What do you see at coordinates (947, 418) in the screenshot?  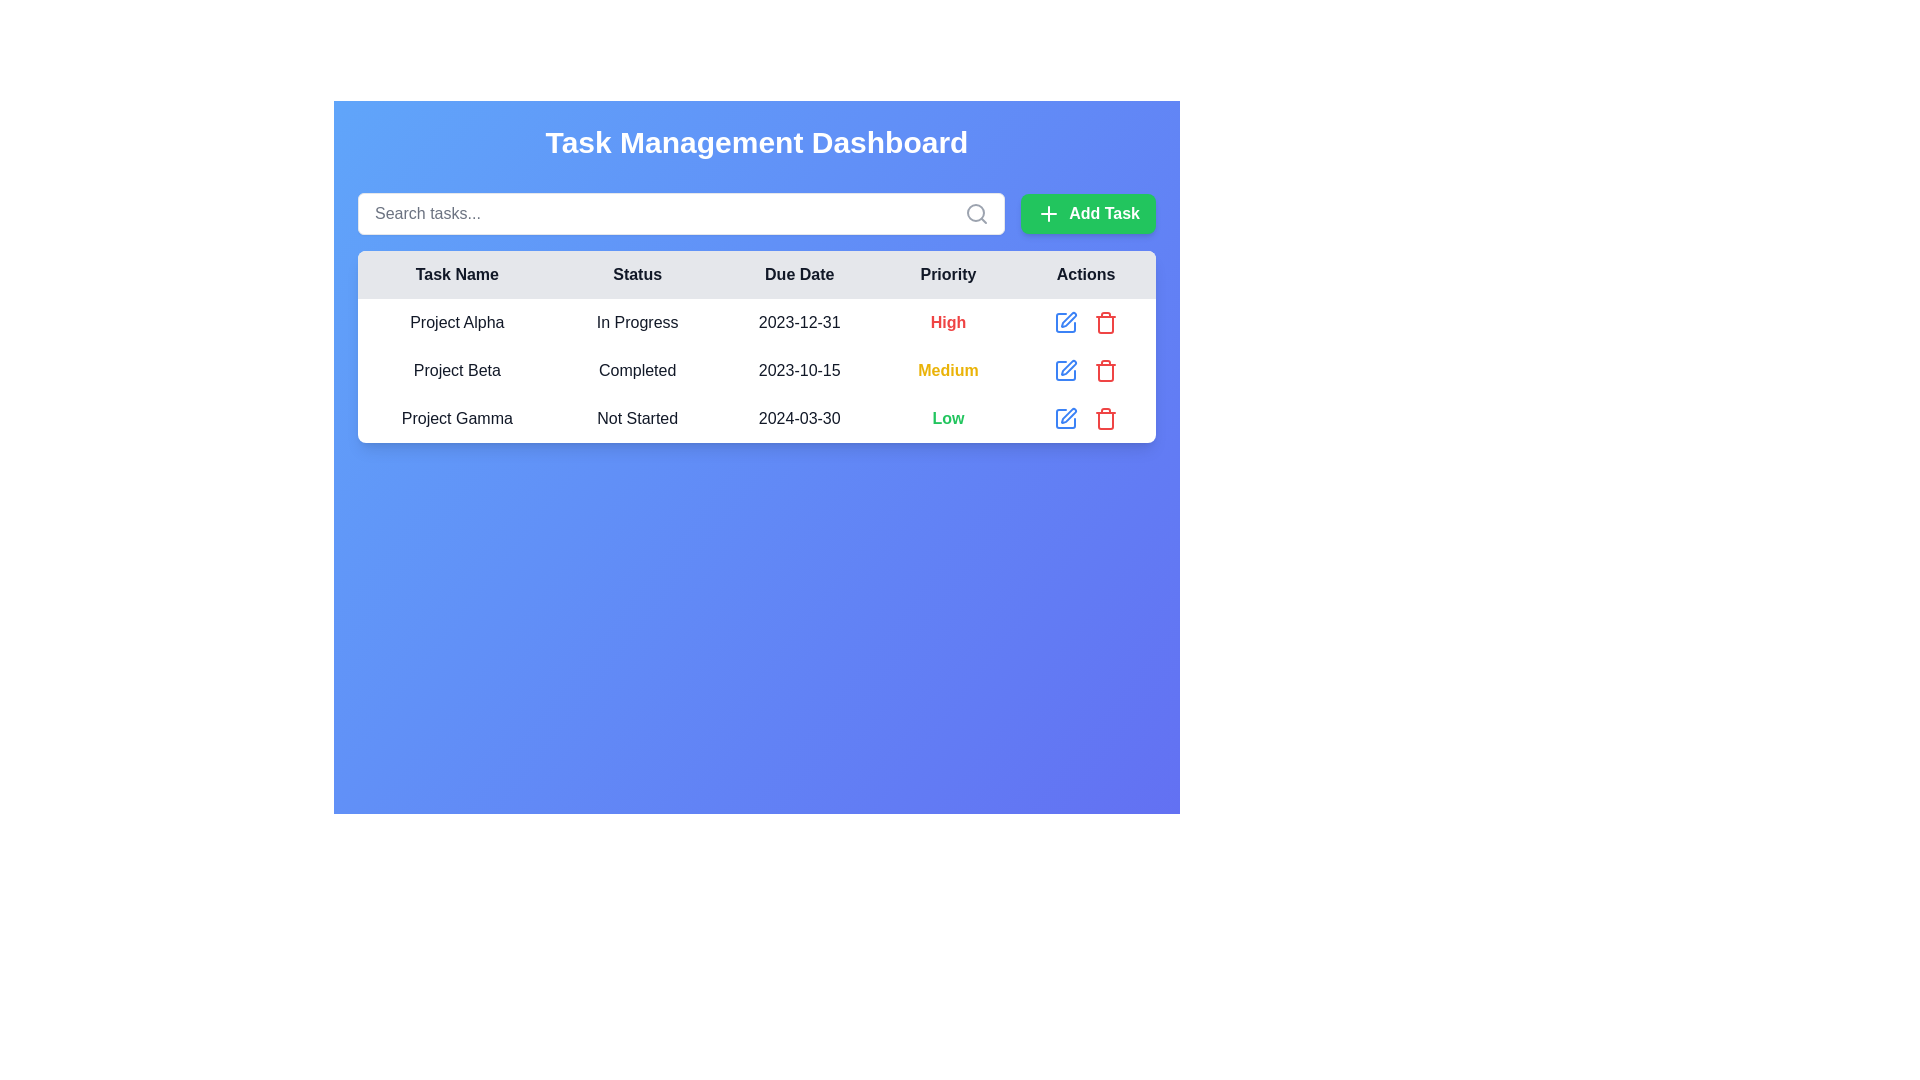 I see `text of the priority level label indicating 'Low' urgency located in the last row of the table under the 'Priority' column, next to the due date '2024-03-30'` at bounding box center [947, 418].